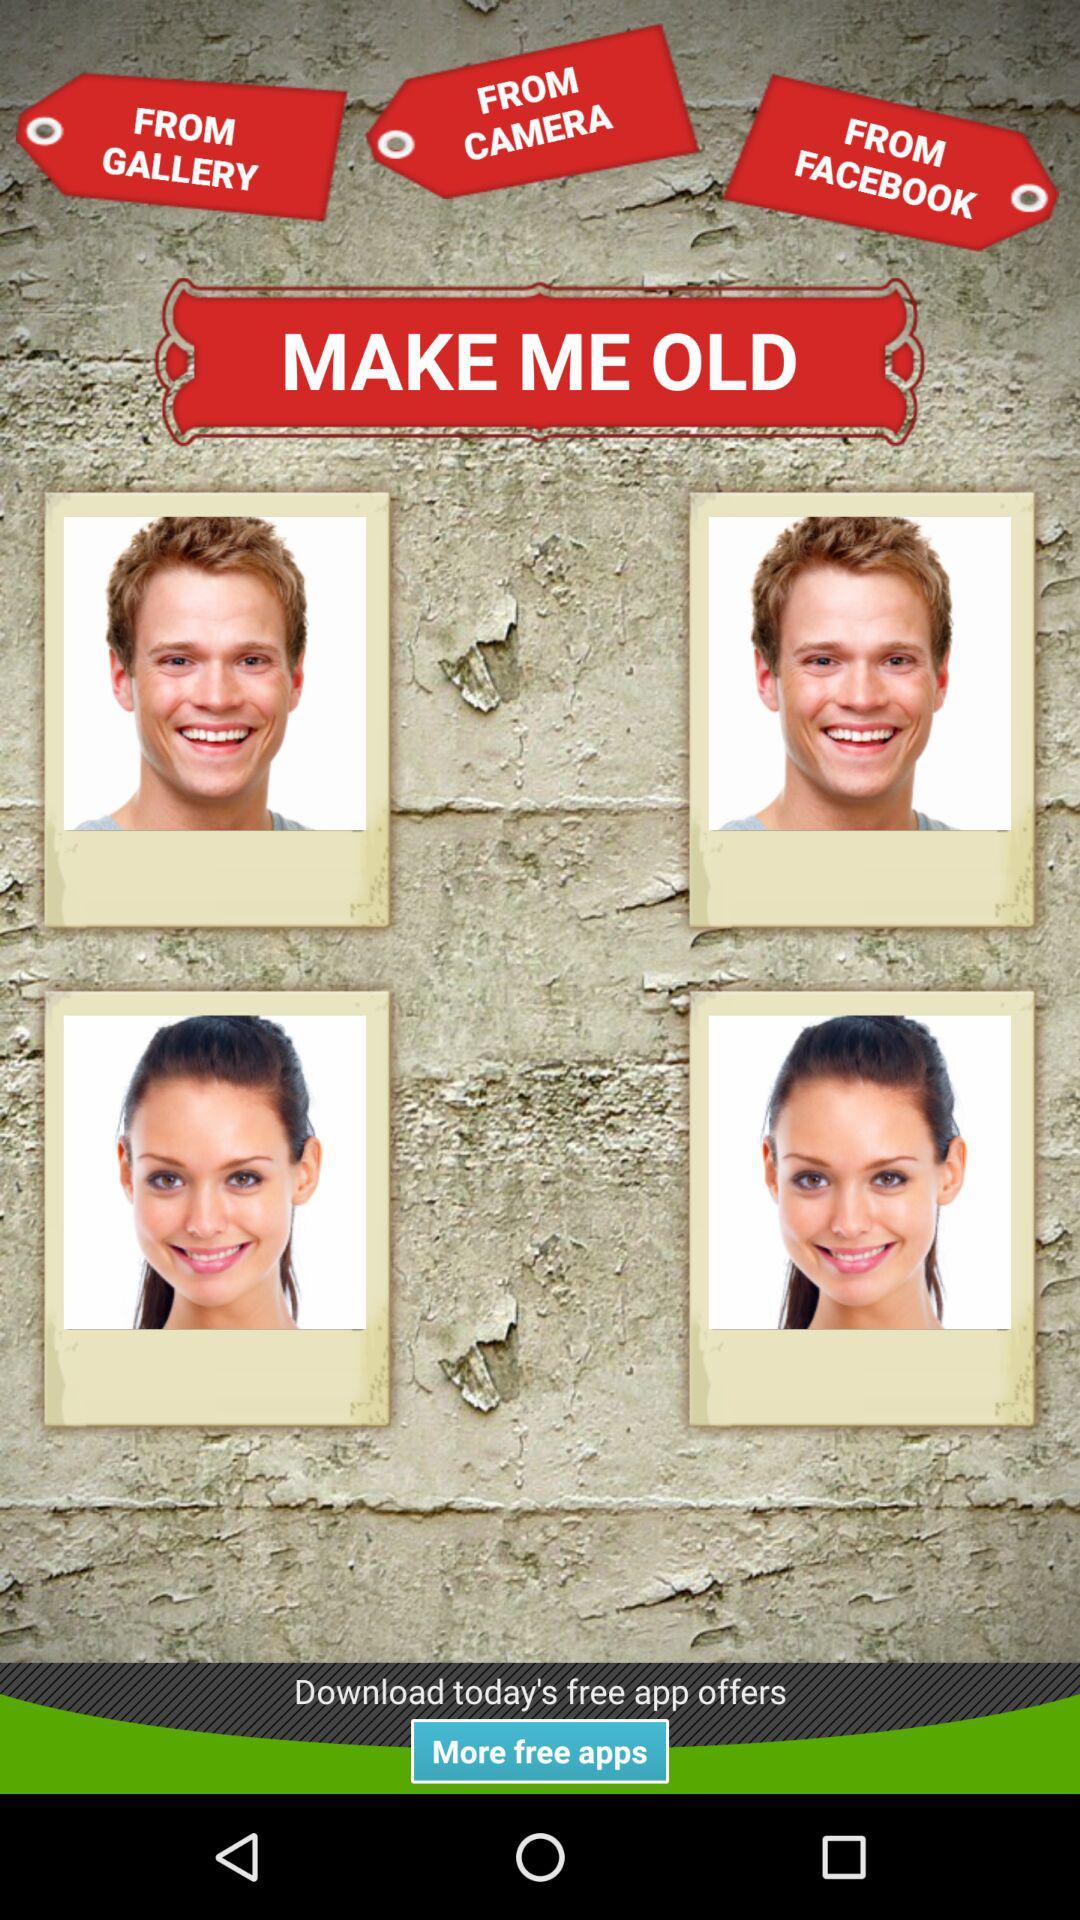 This screenshot has height=1920, width=1080. I want to click on the icon to the left of the from, so click(531, 109).